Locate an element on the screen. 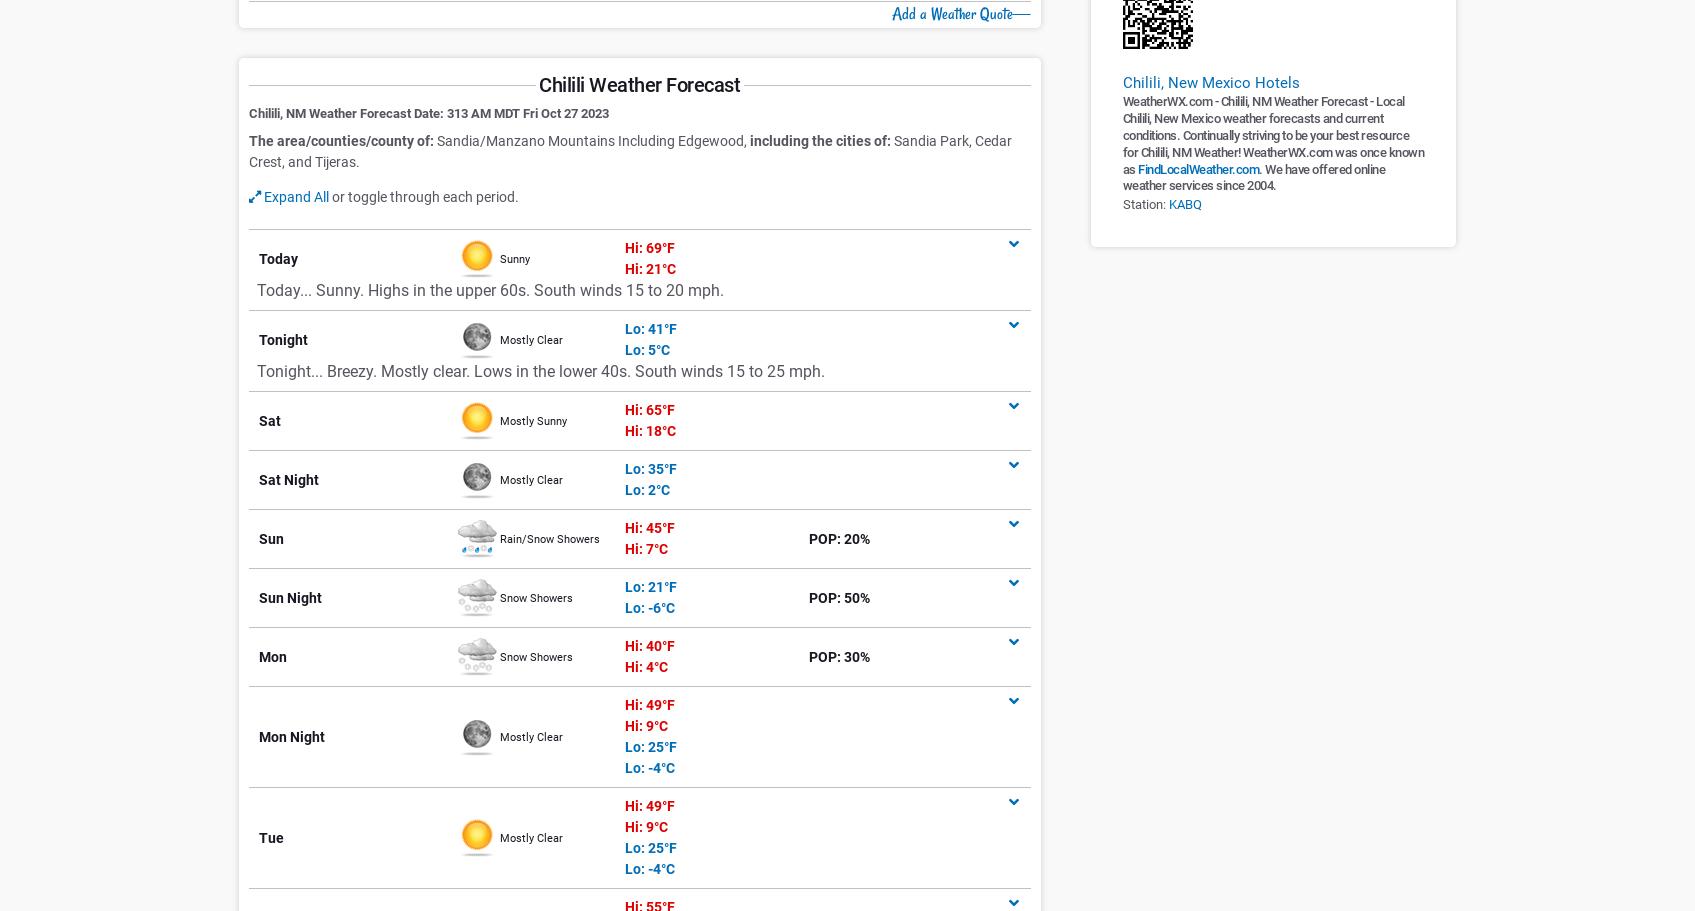 This screenshot has width=1695, height=911. 'POP: 30%' is located at coordinates (838, 656).